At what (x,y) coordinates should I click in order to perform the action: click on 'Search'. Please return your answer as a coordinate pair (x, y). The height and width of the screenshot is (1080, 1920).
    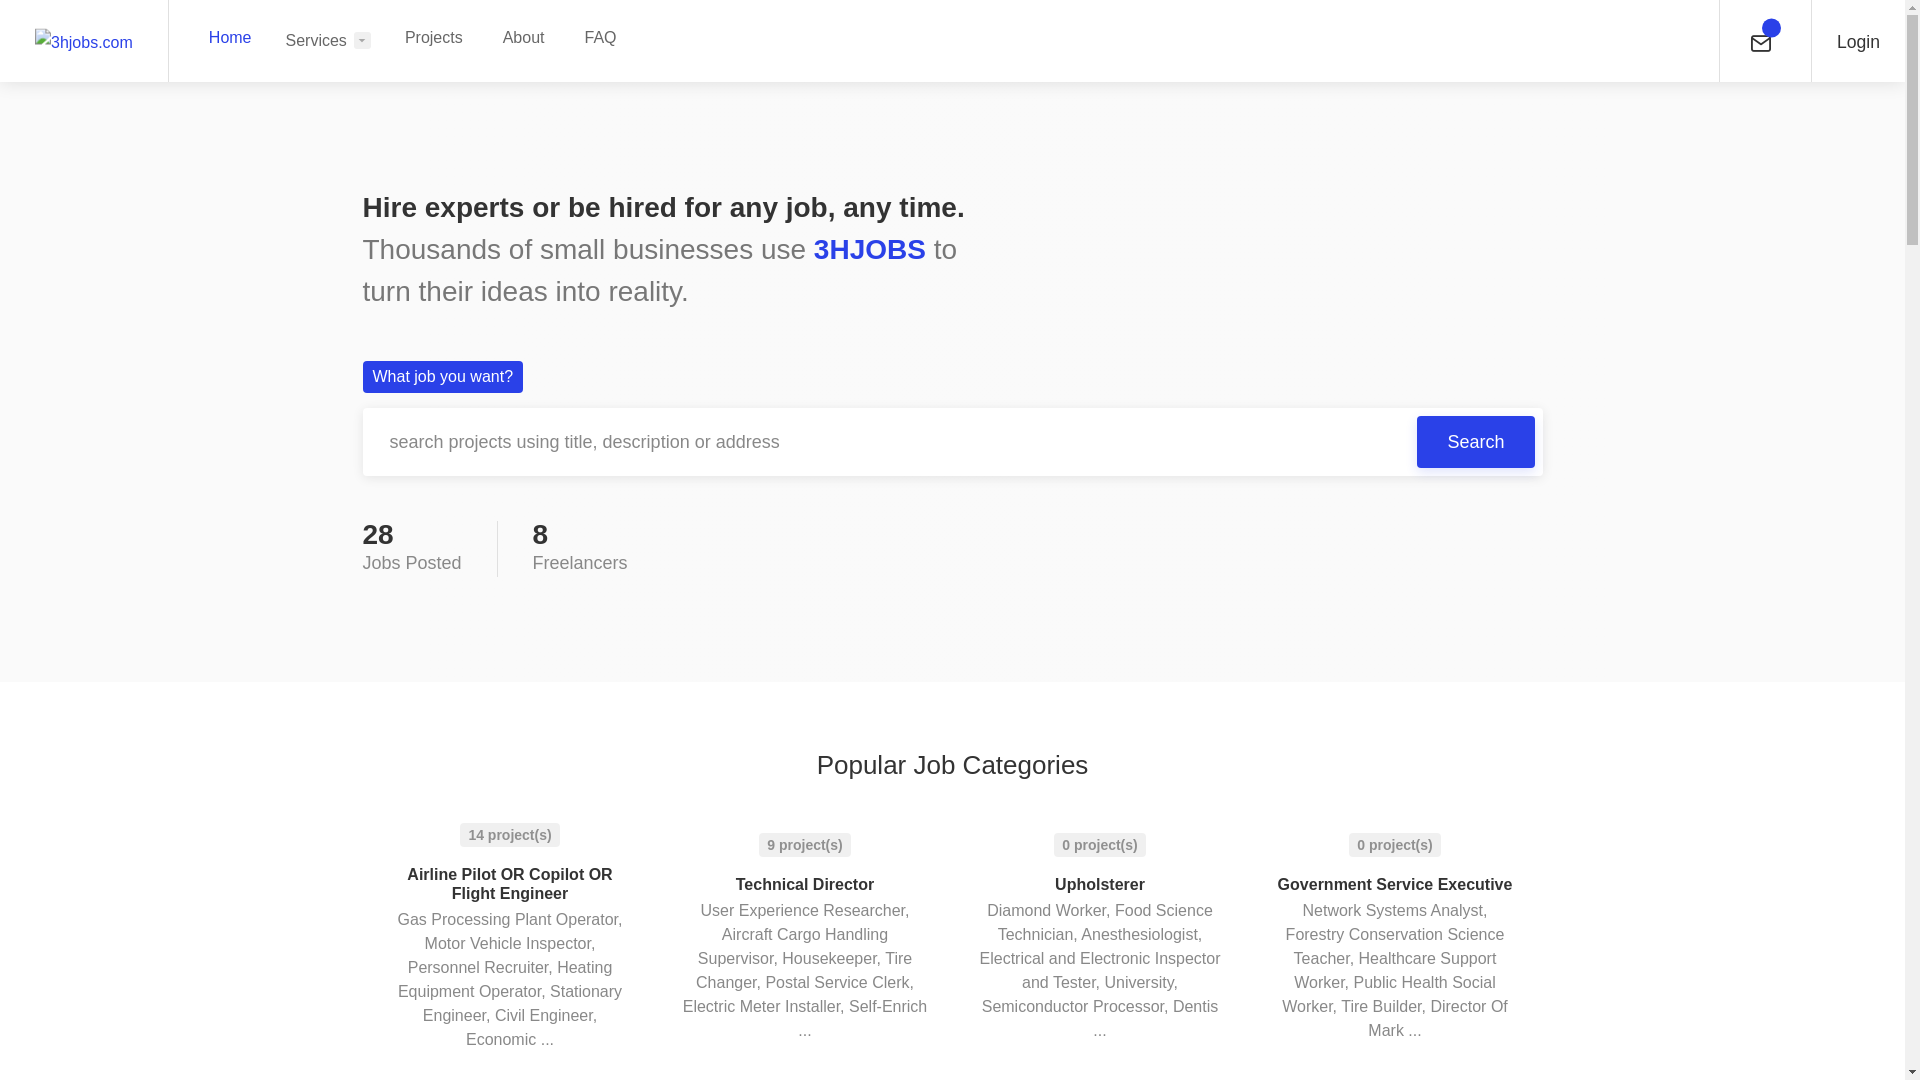
    Looking at the image, I should click on (1475, 441).